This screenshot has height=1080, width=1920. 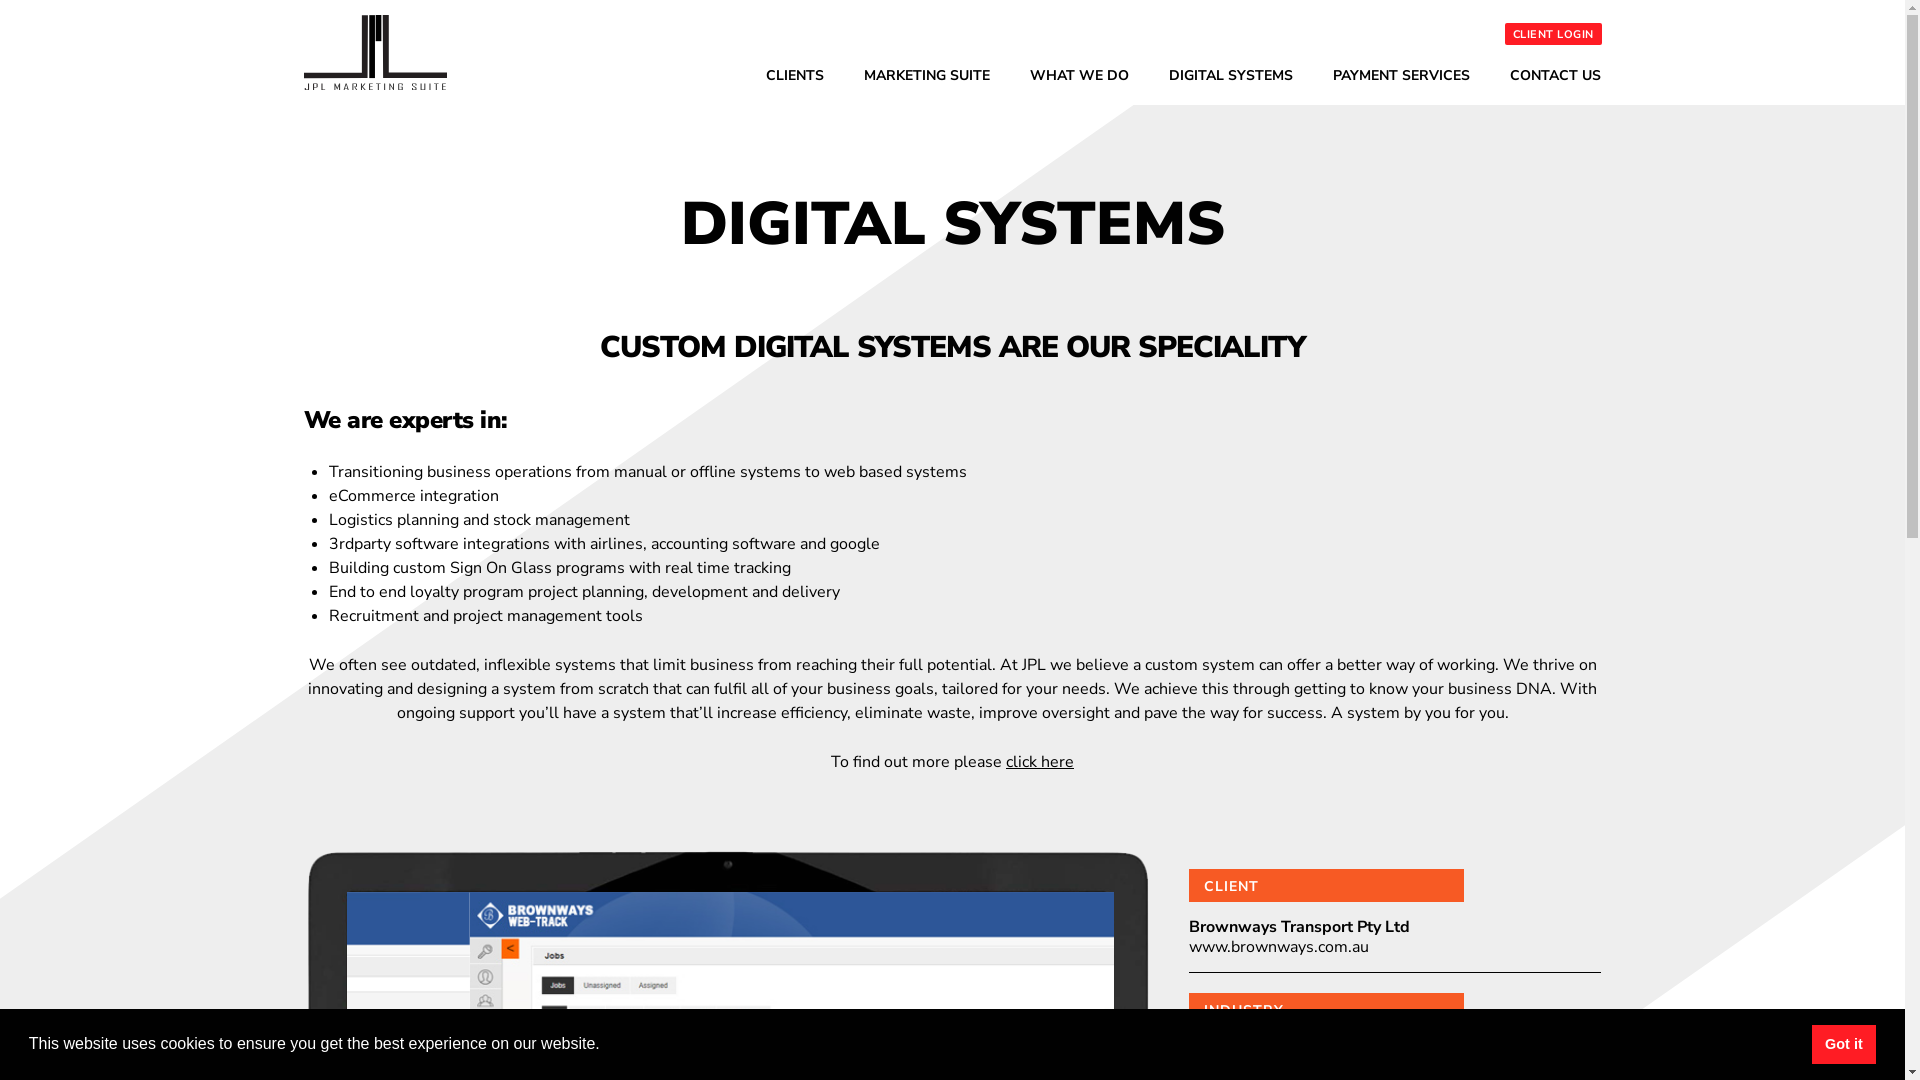 What do you see at coordinates (1040, 762) in the screenshot?
I see `'click here'` at bounding box center [1040, 762].